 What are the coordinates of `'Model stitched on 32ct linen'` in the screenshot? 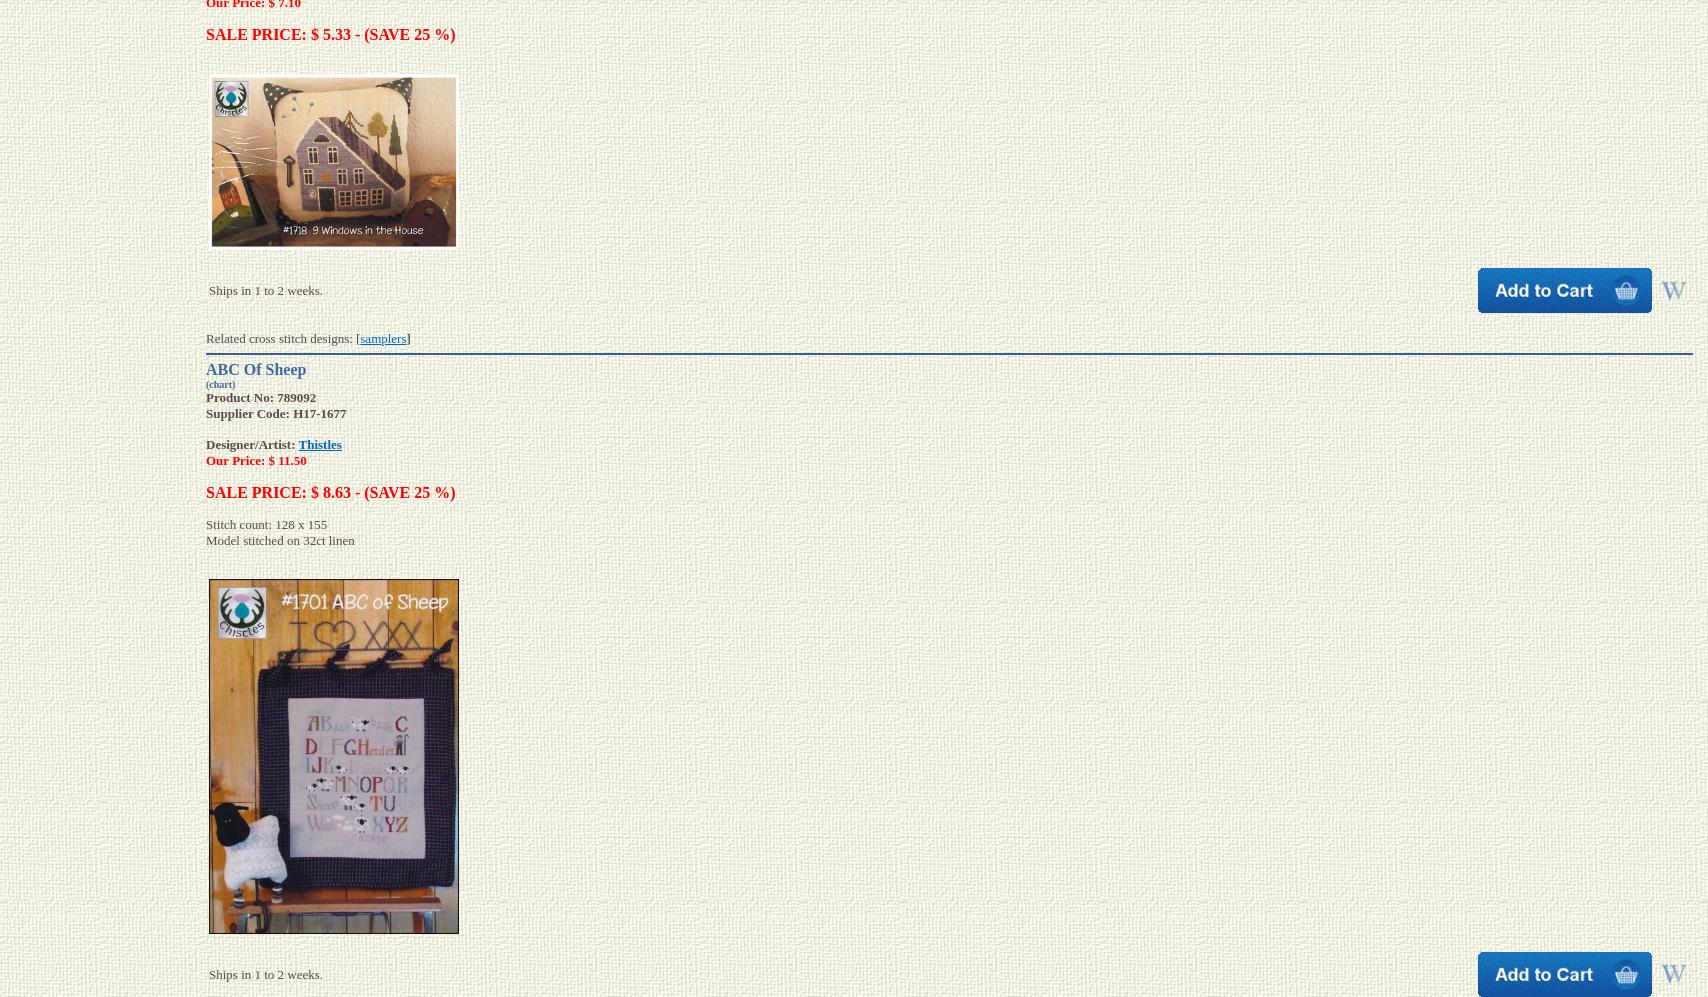 It's located at (279, 539).